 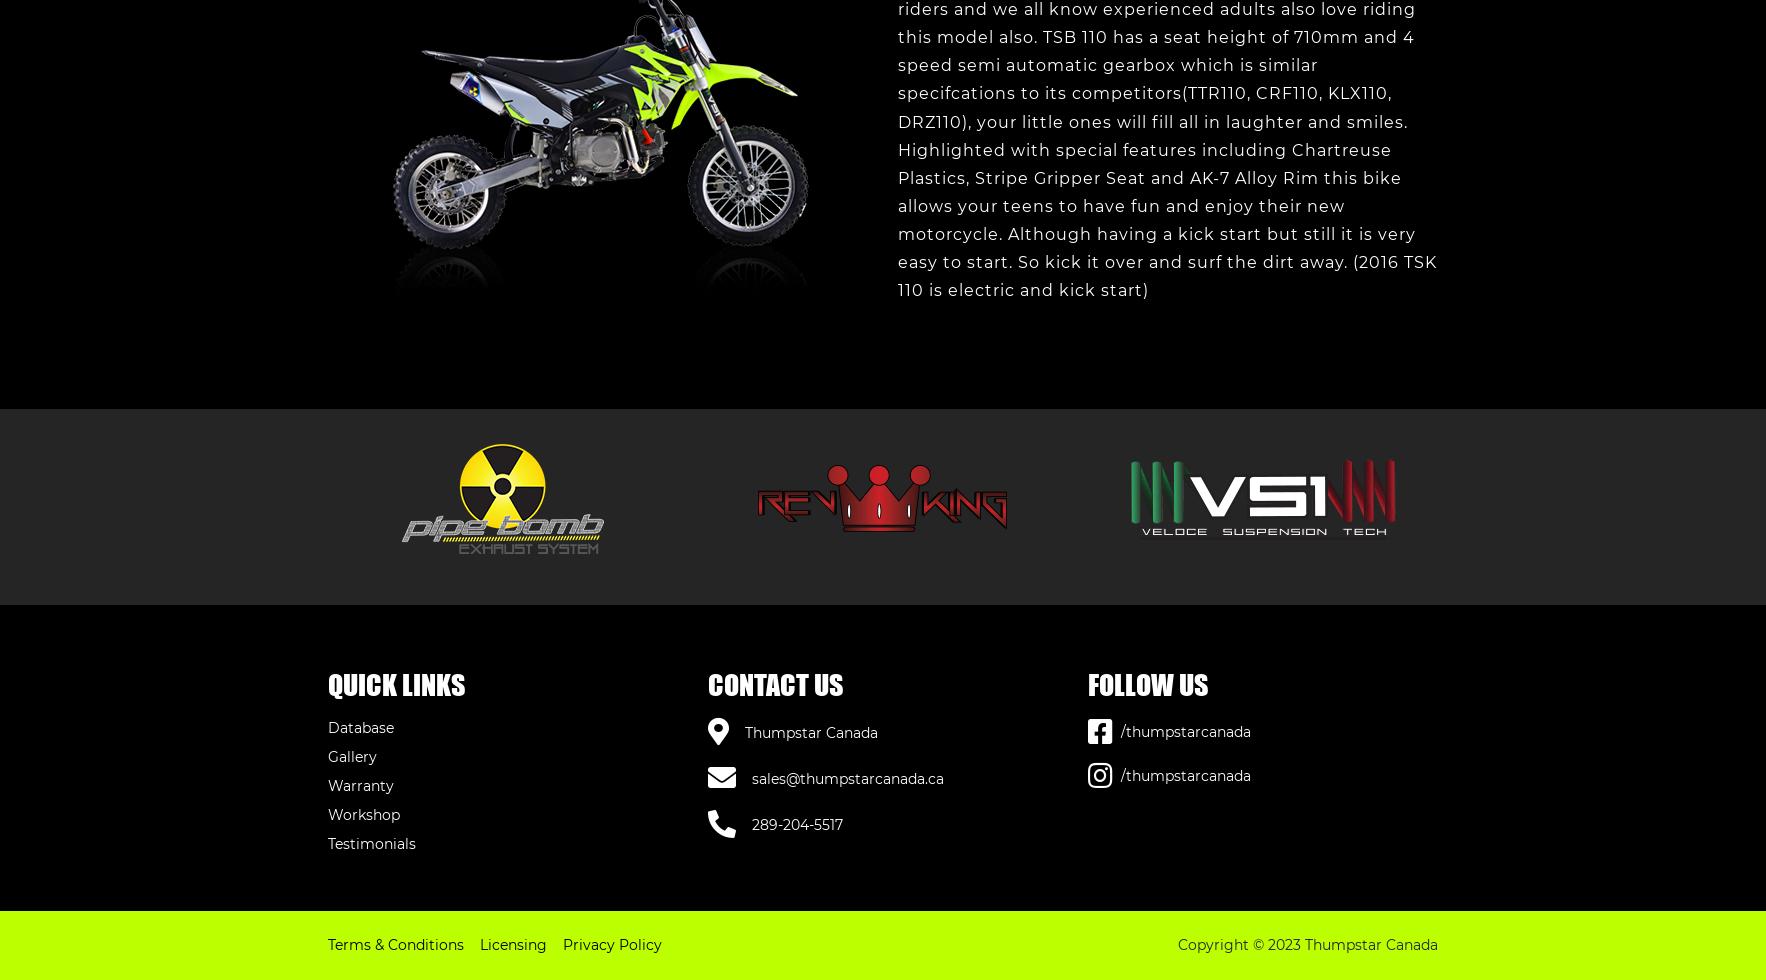 I want to click on 'Gallery', so click(x=351, y=756).